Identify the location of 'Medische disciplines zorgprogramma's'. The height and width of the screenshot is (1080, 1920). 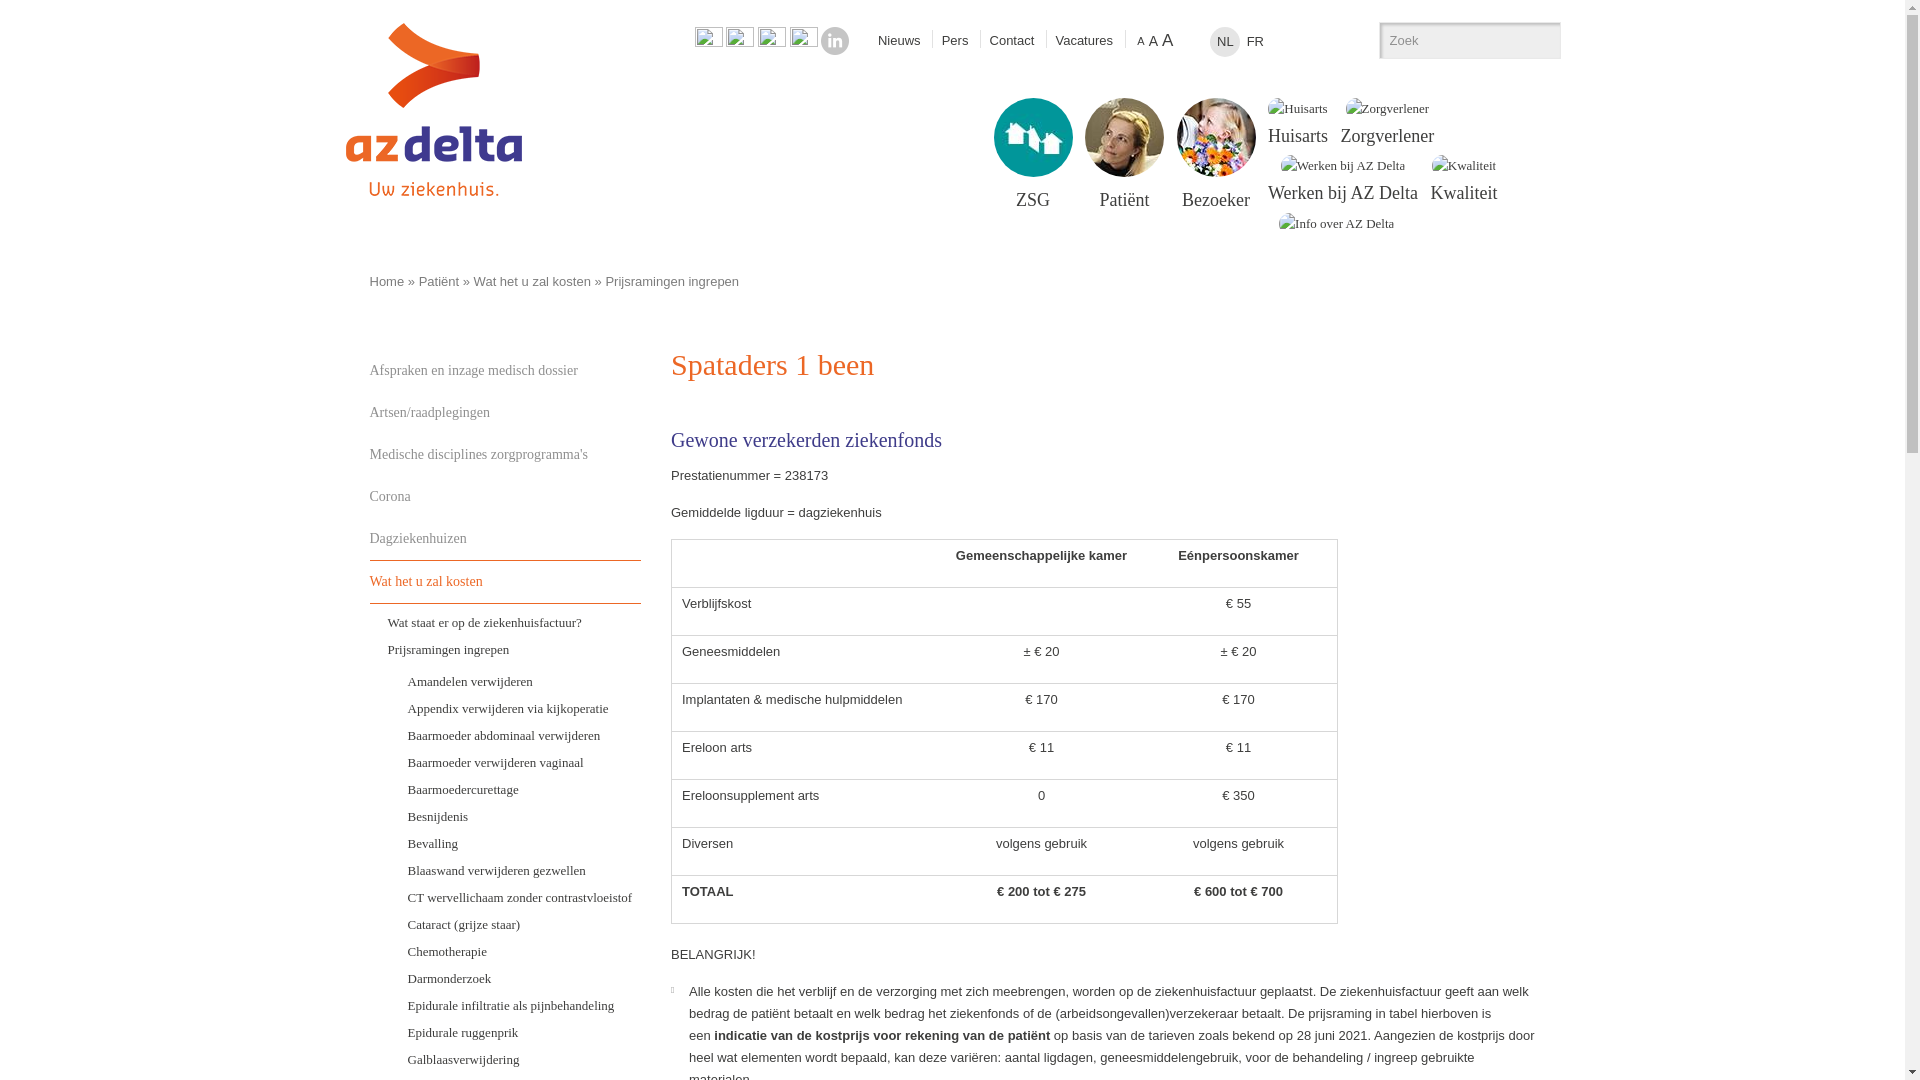
(505, 455).